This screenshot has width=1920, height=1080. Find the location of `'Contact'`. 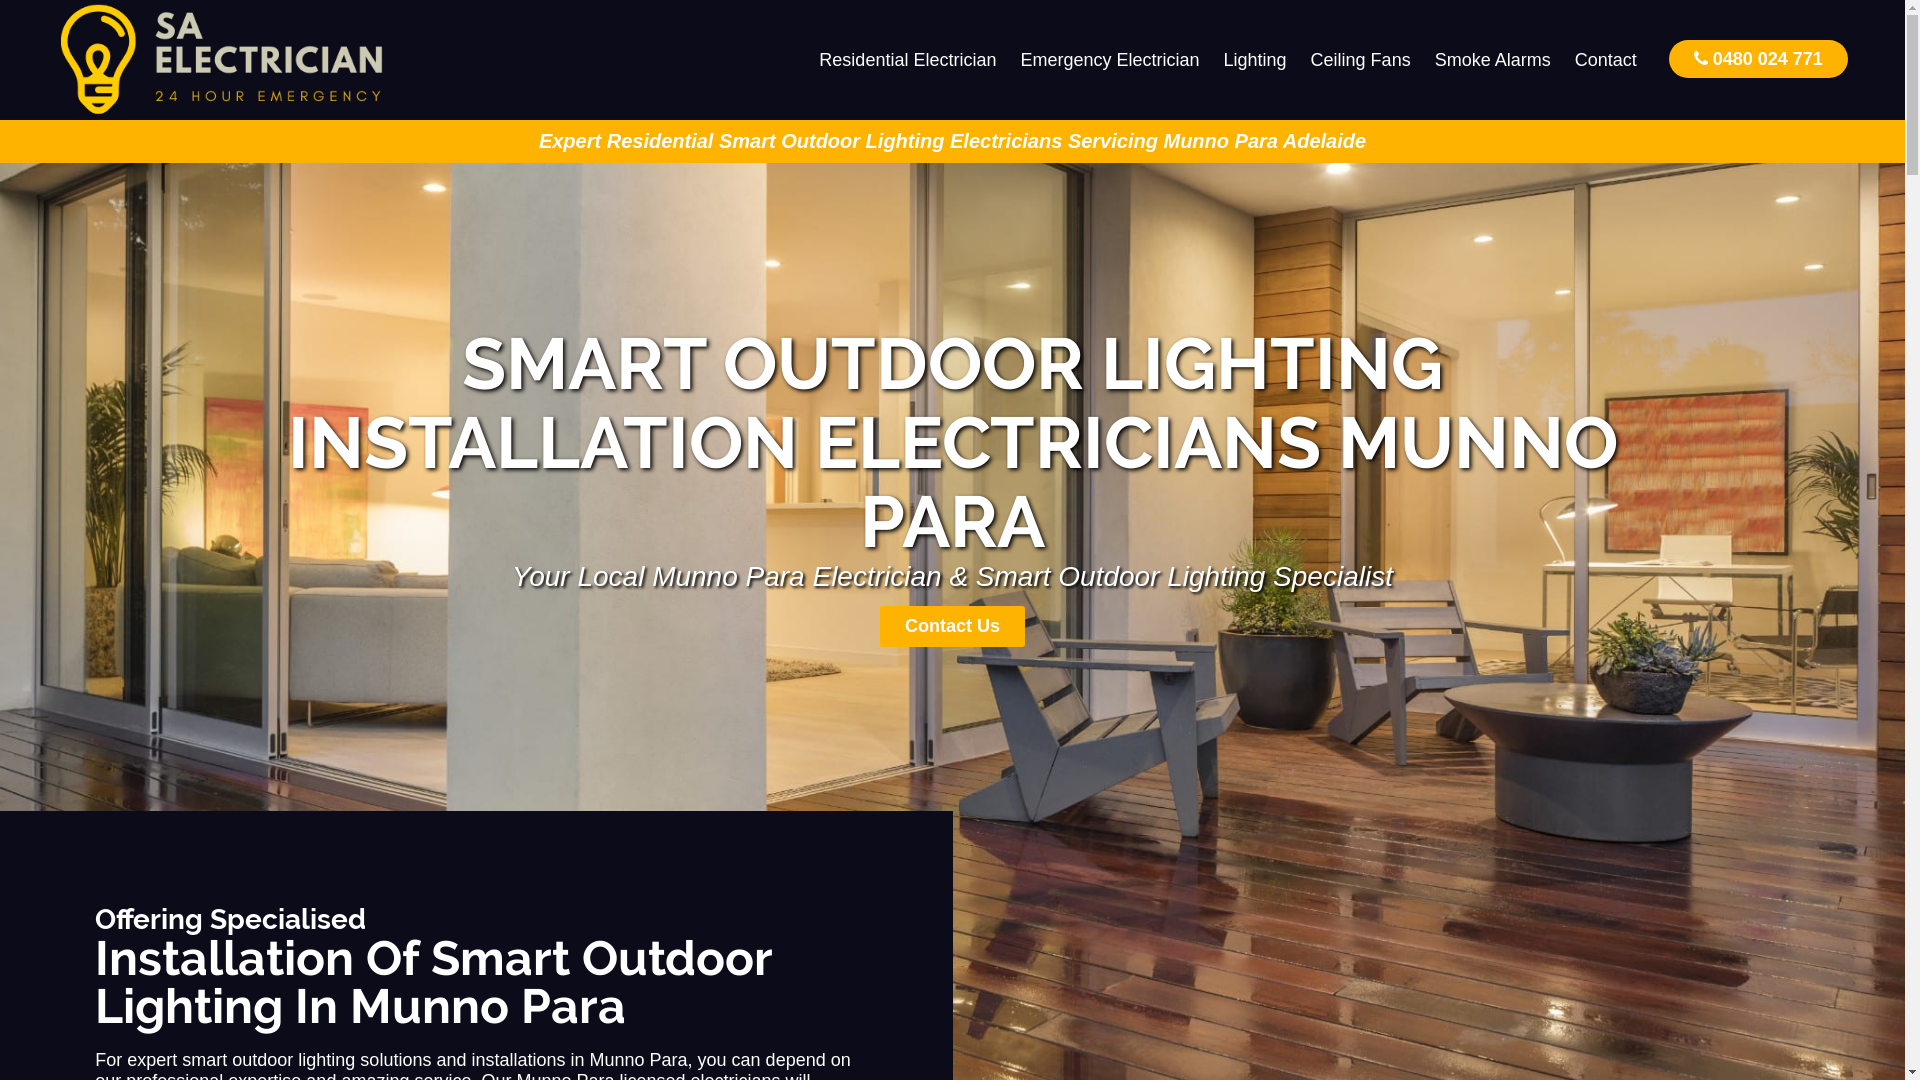

'Contact' is located at coordinates (1606, 59).